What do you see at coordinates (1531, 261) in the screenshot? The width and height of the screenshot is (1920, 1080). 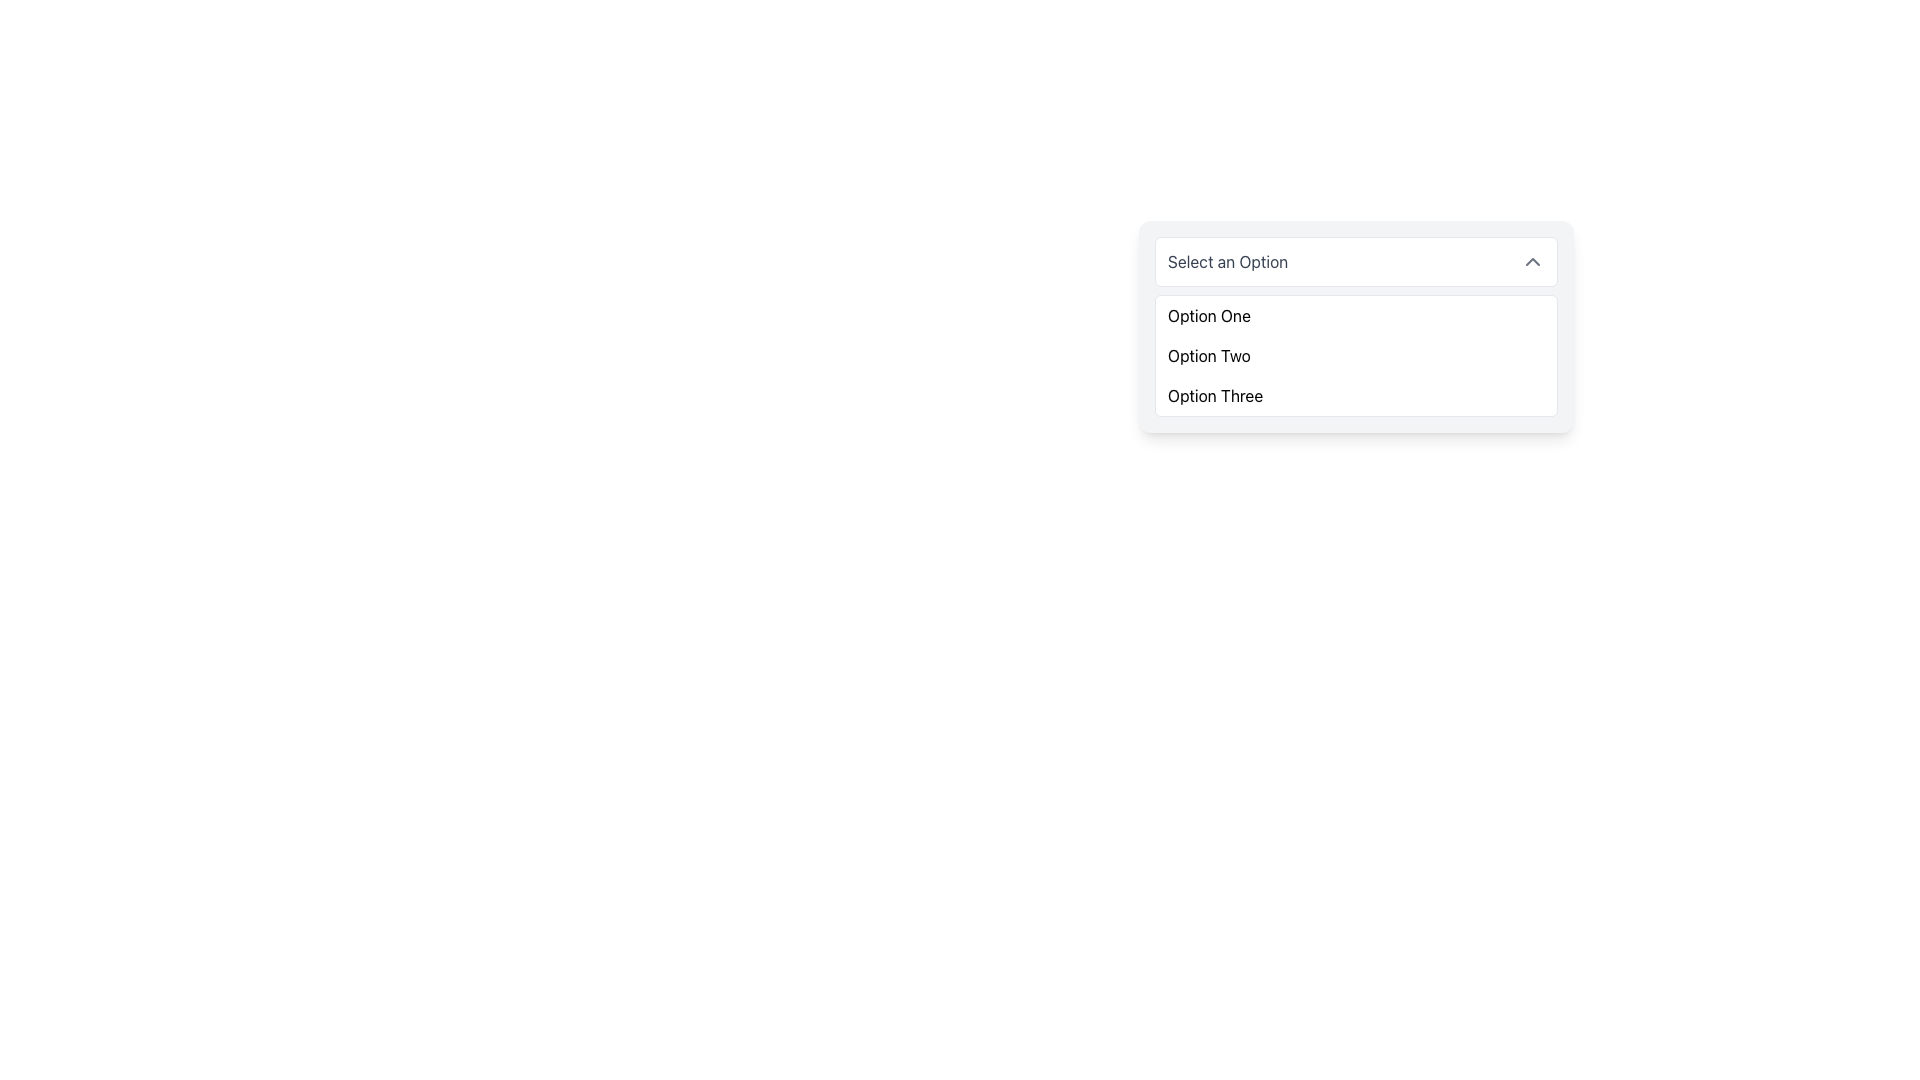 I see `the downward-facing chevron arrow icon` at bounding box center [1531, 261].